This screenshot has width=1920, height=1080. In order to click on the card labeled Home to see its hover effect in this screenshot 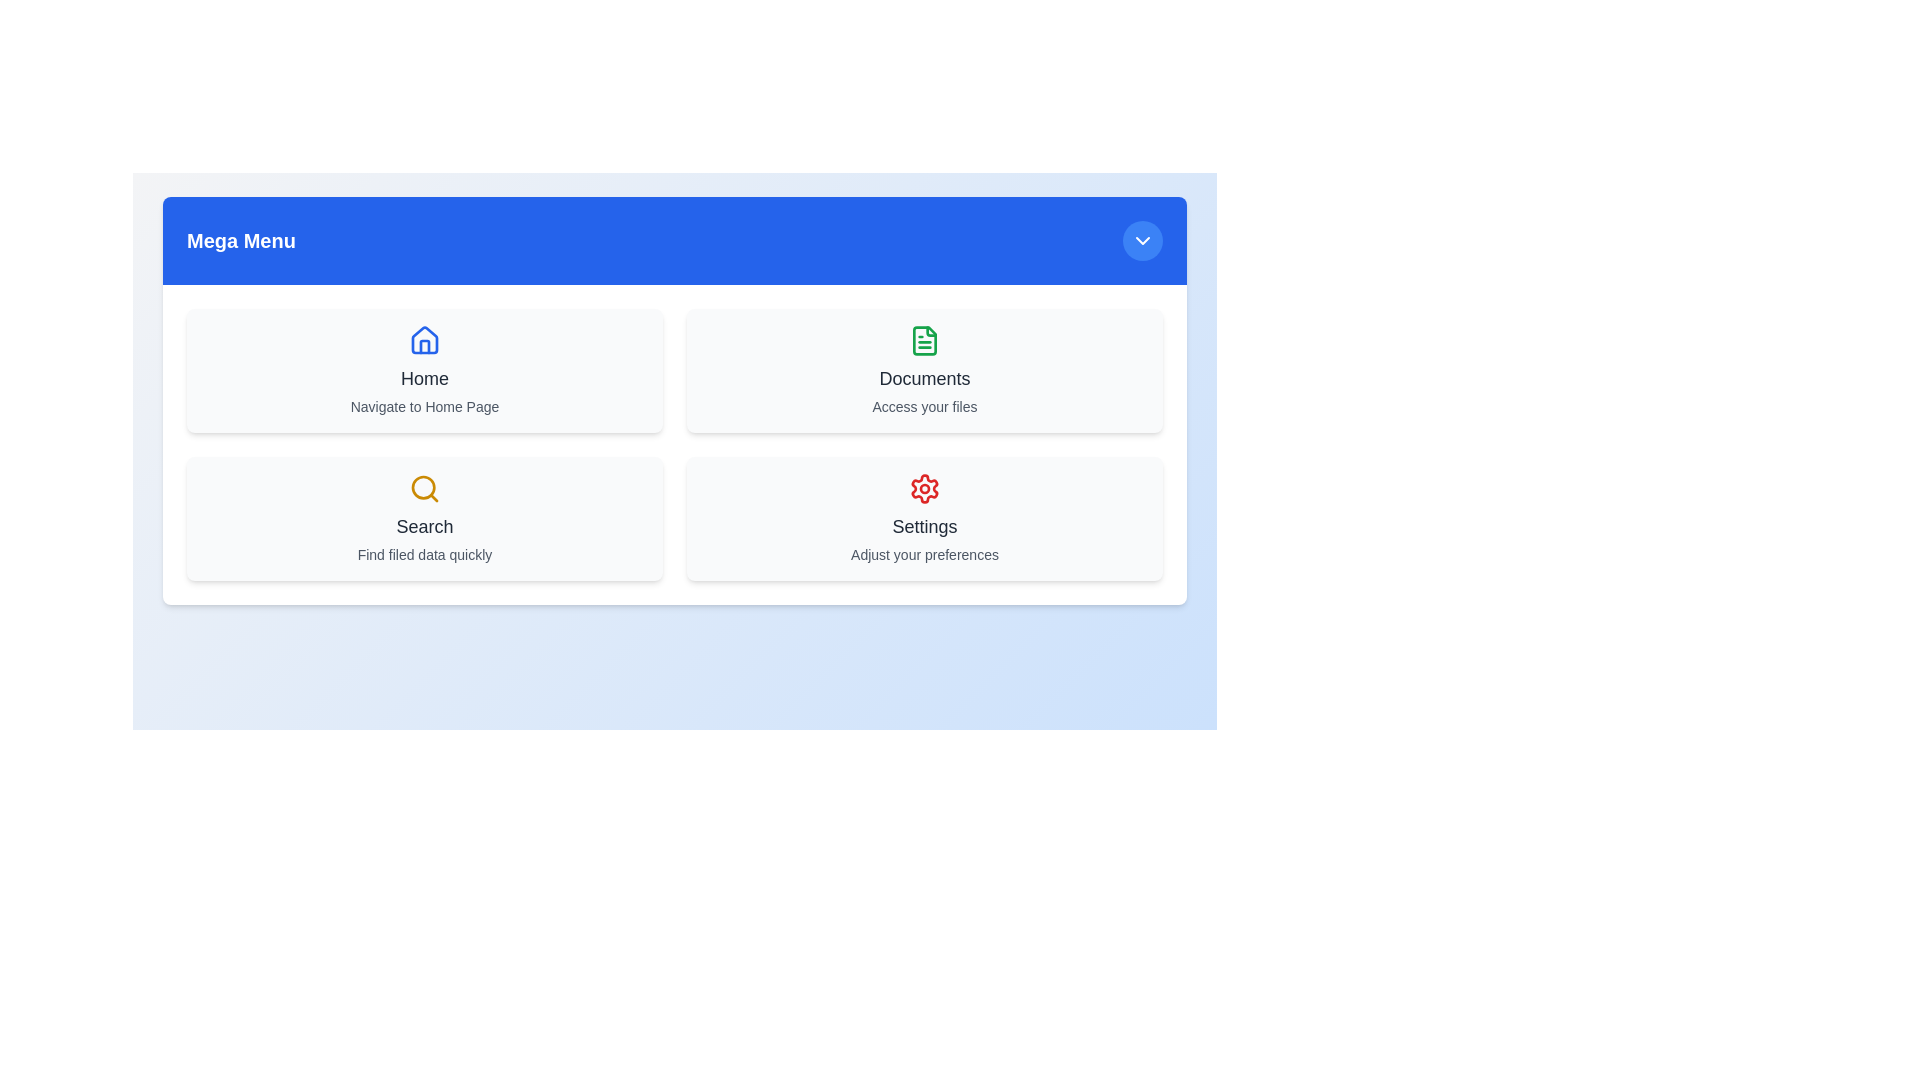, I will do `click(424, 370)`.